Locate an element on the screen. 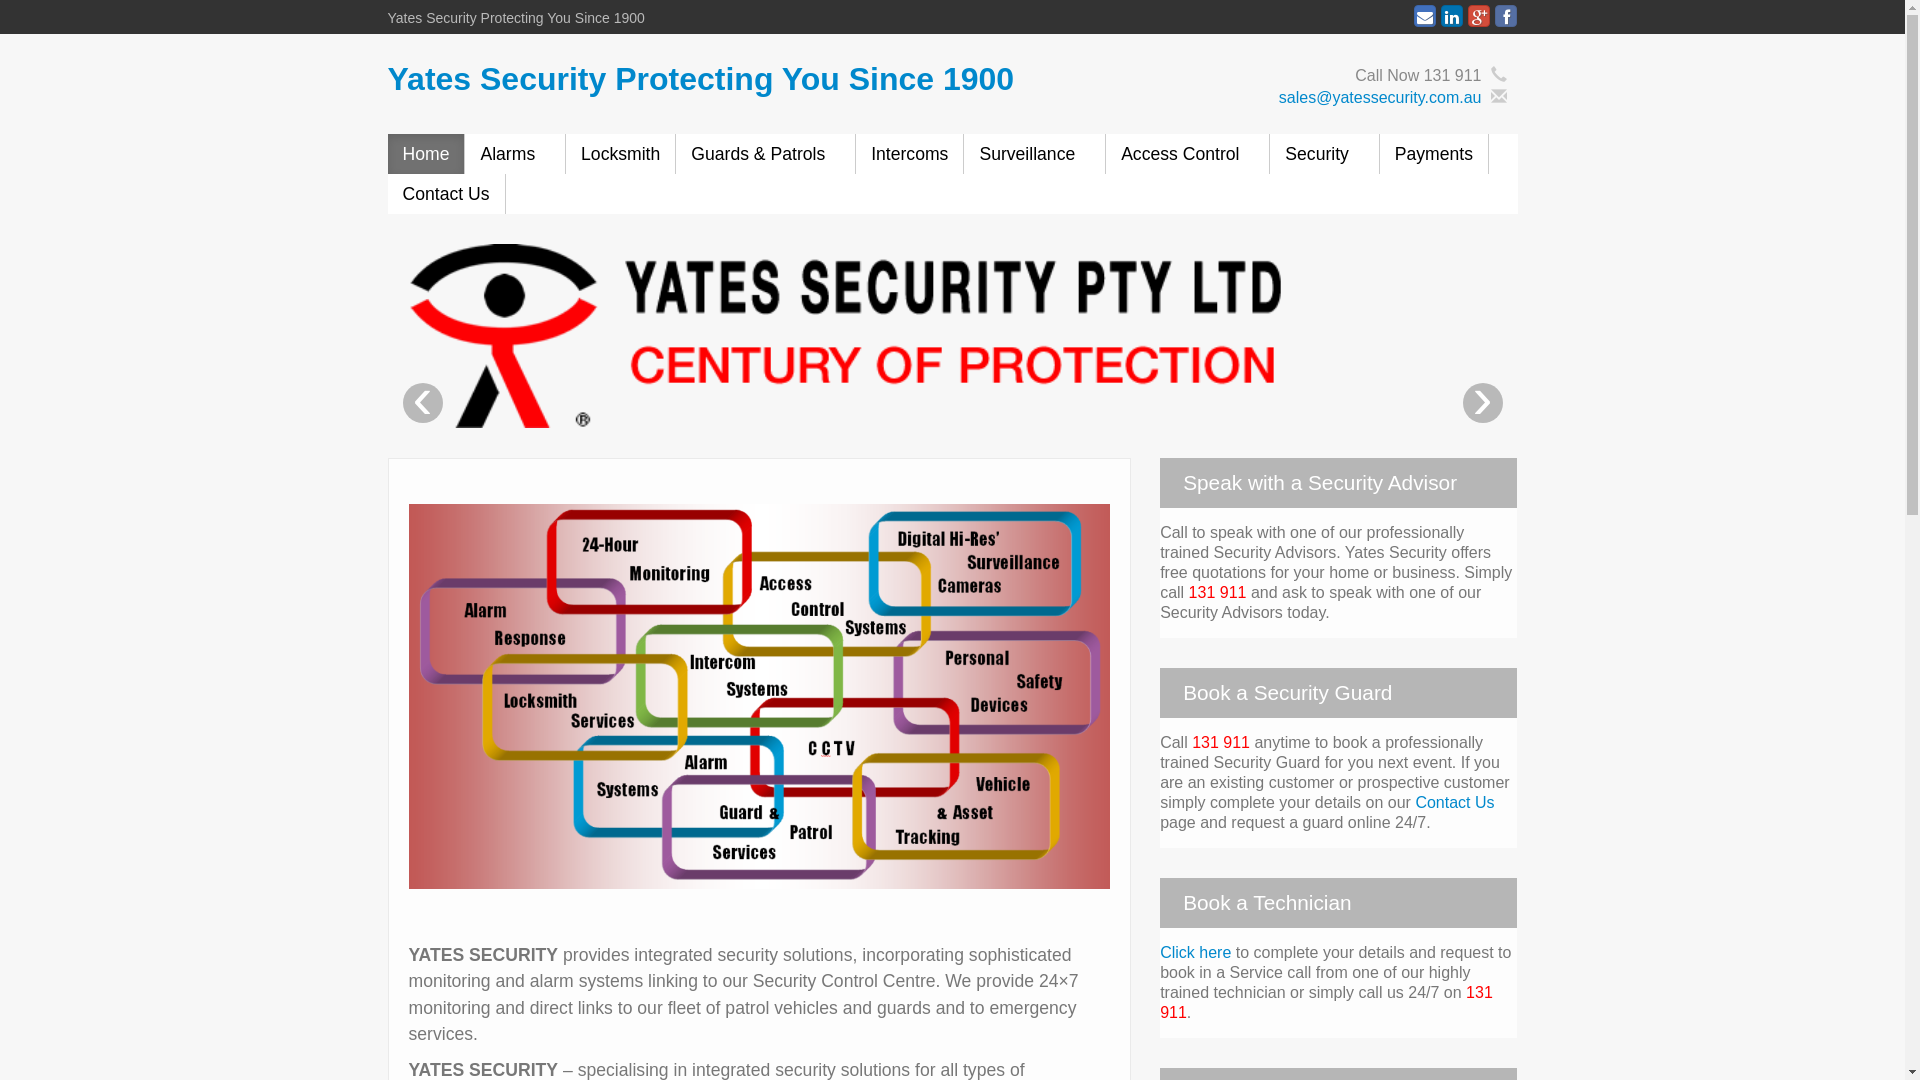 The height and width of the screenshot is (1080, 1920). 'Yates Security Protecting You Since 1900 Linkedin' is located at coordinates (1451, 15).